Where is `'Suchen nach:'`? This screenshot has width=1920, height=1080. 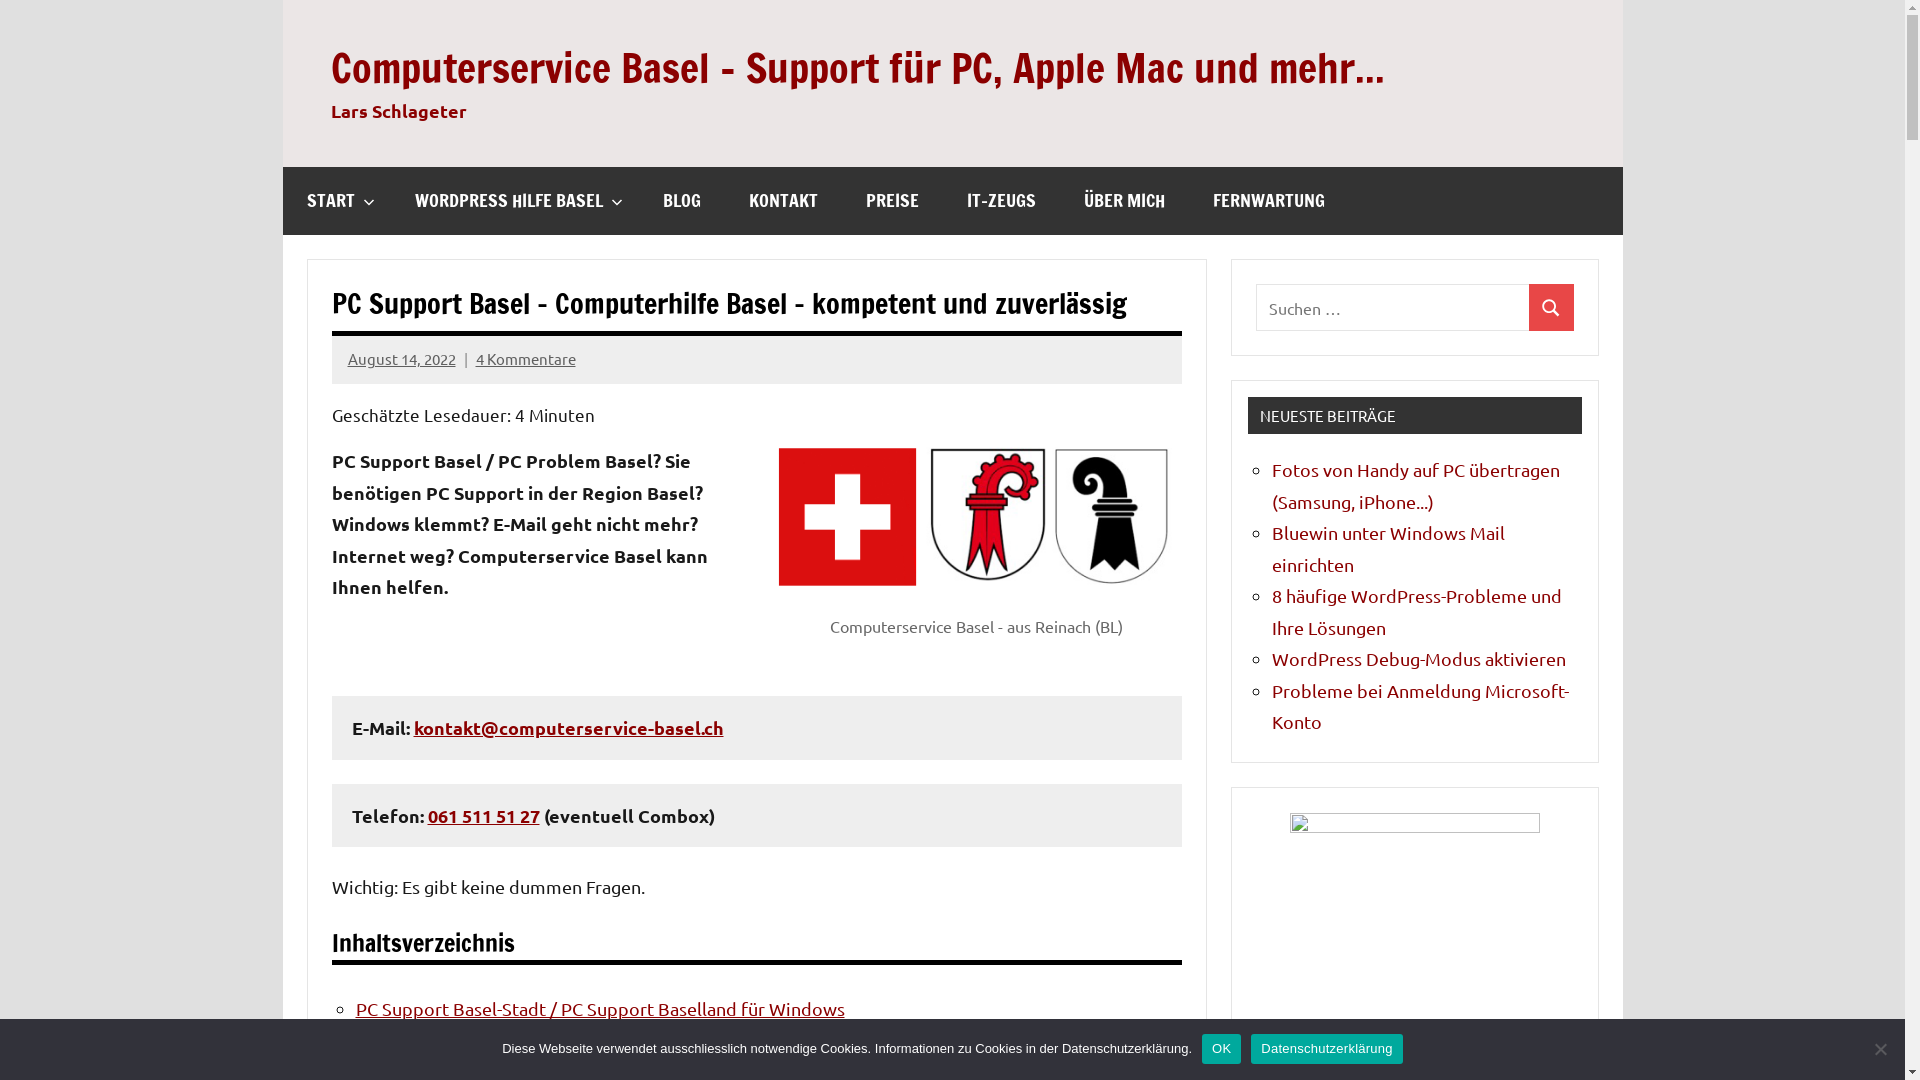 'Suchen nach:' is located at coordinates (1391, 307).